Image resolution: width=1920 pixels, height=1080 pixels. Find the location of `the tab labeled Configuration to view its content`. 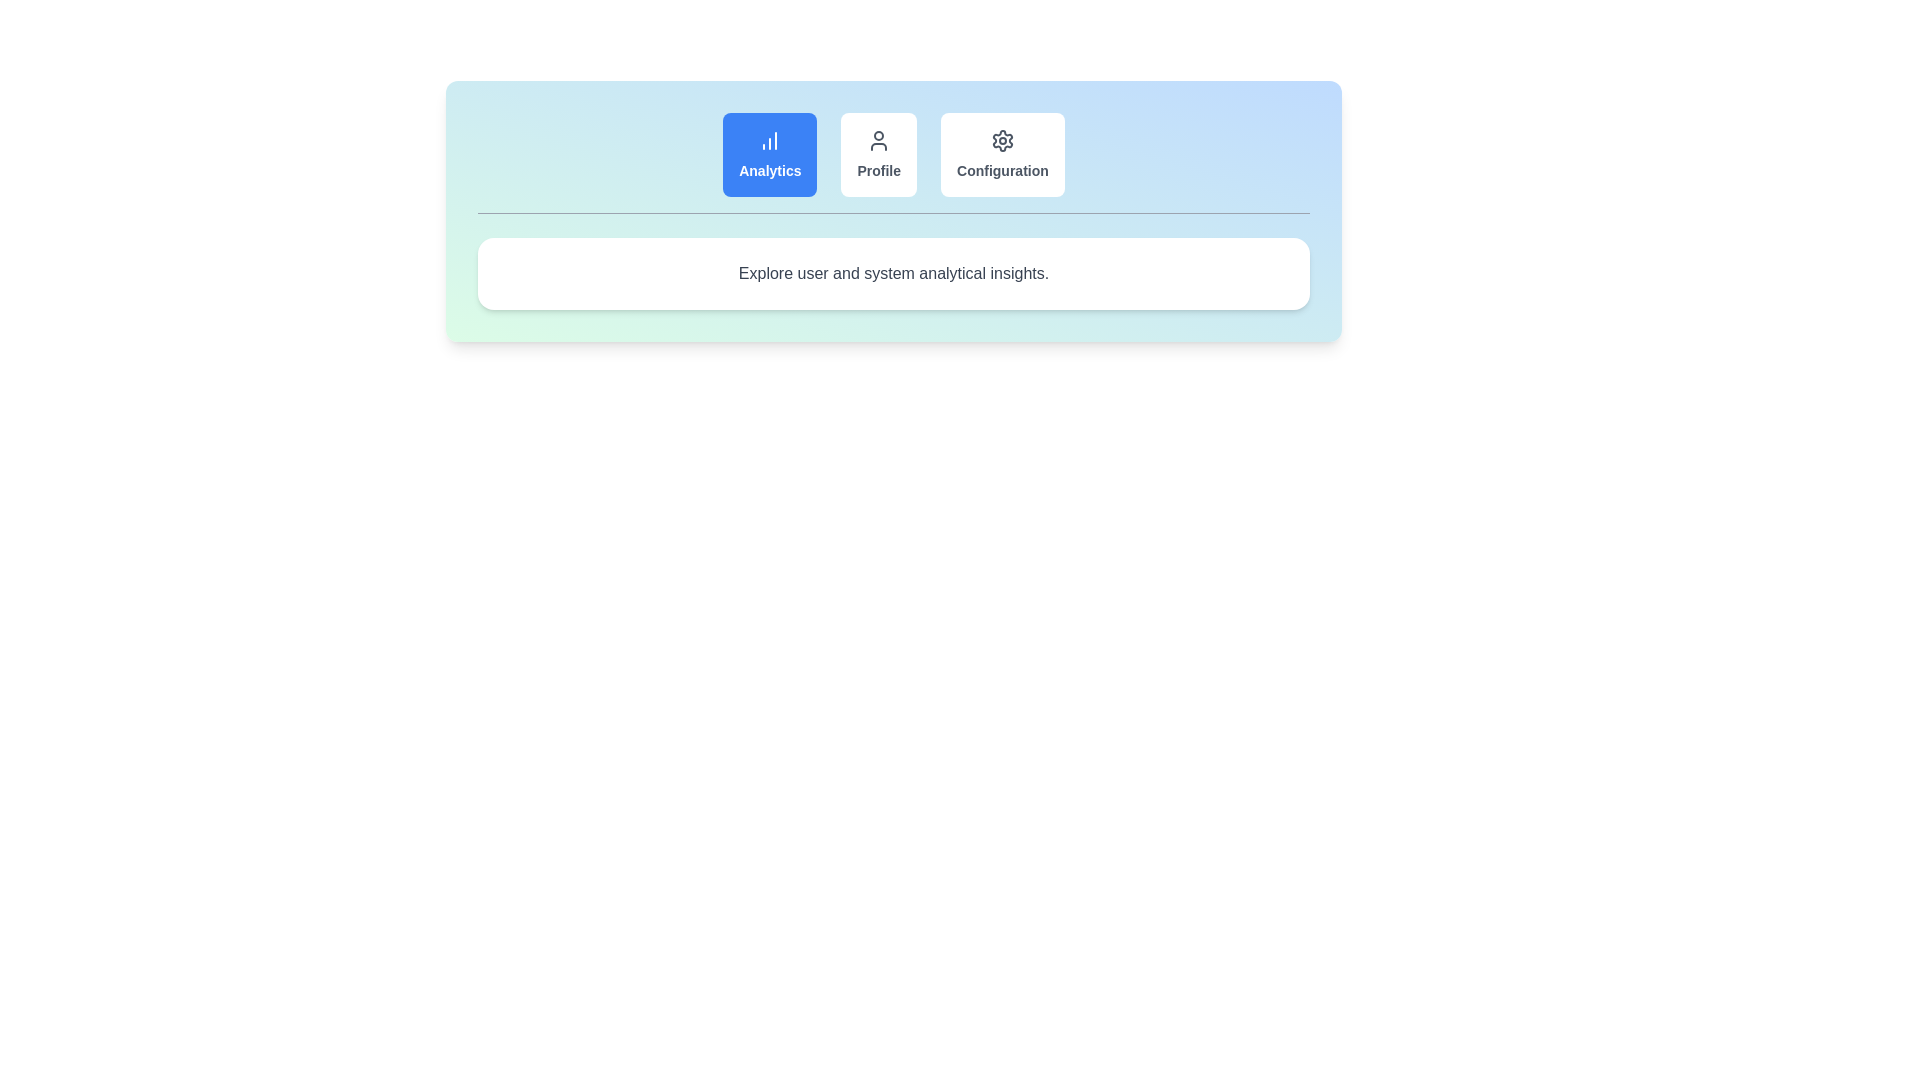

the tab labeled Configuration to view its content is located at coordinates (1003, 153).